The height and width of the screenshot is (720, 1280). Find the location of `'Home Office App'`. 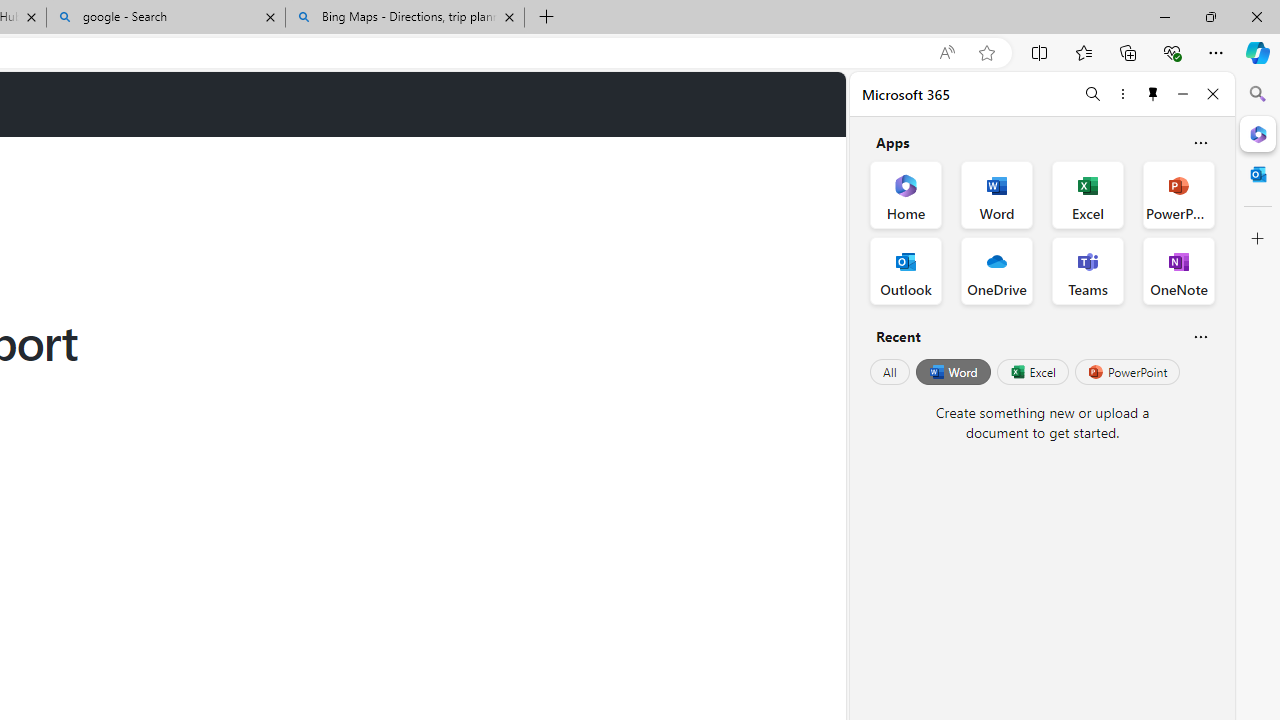

'Home Office App' is located at coordinates (905, 195).